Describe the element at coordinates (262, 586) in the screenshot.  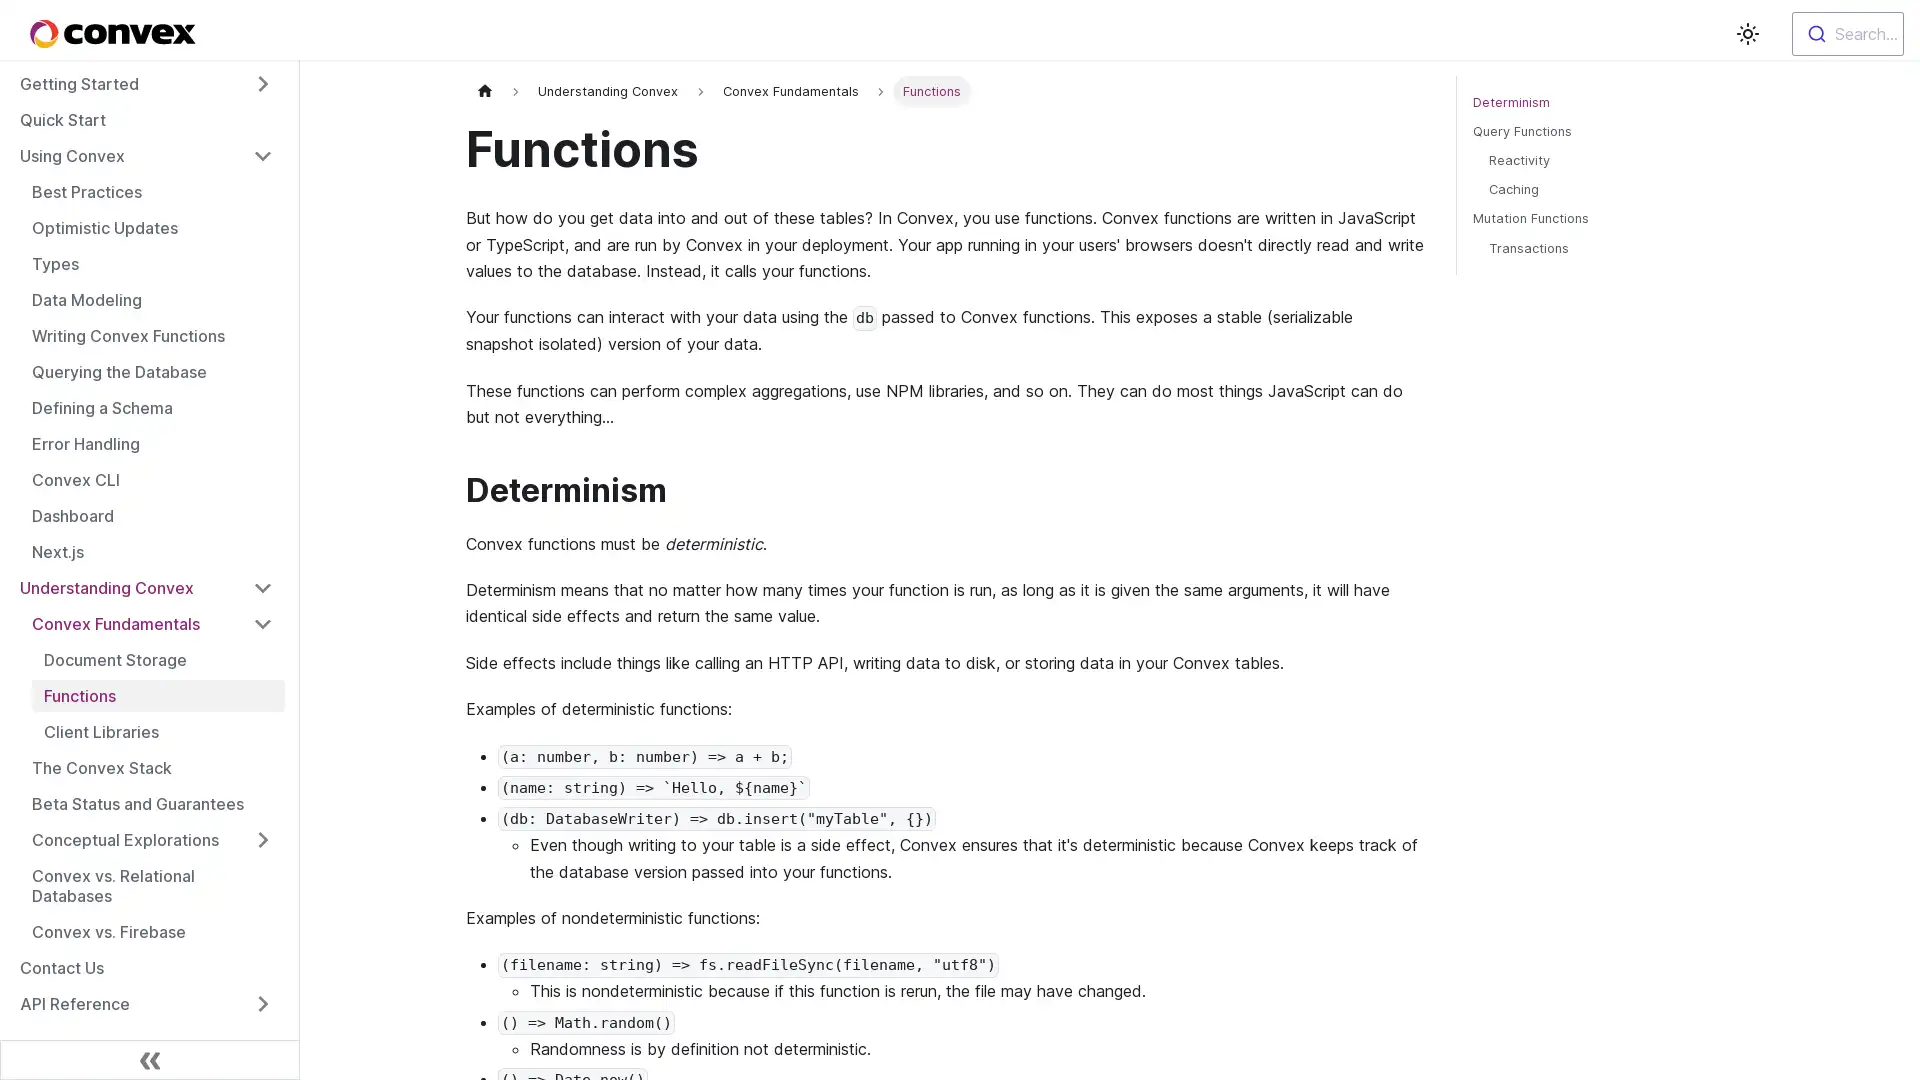
I see `Toggle the collapsible sidebar category 'Understanding Convex'` at that location.